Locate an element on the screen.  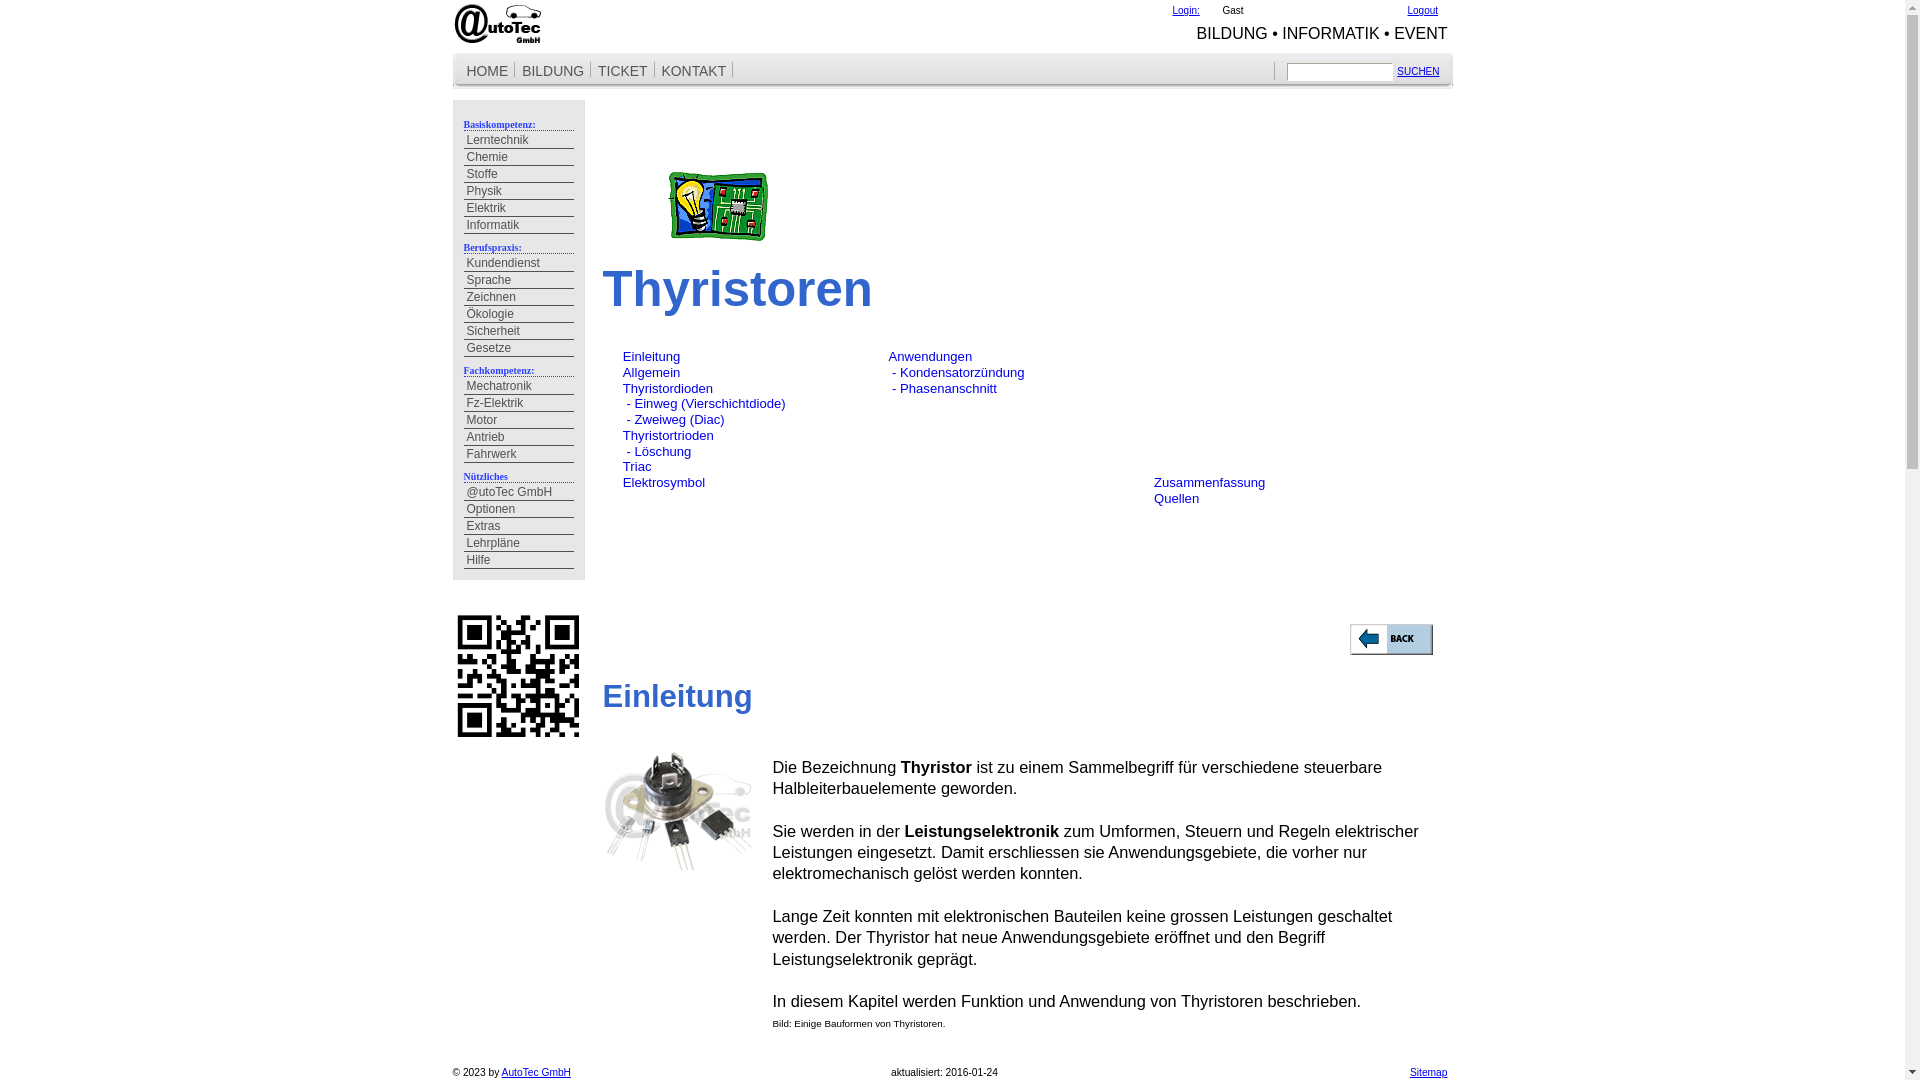
'Informatik' is located at coordinates (518, 225).